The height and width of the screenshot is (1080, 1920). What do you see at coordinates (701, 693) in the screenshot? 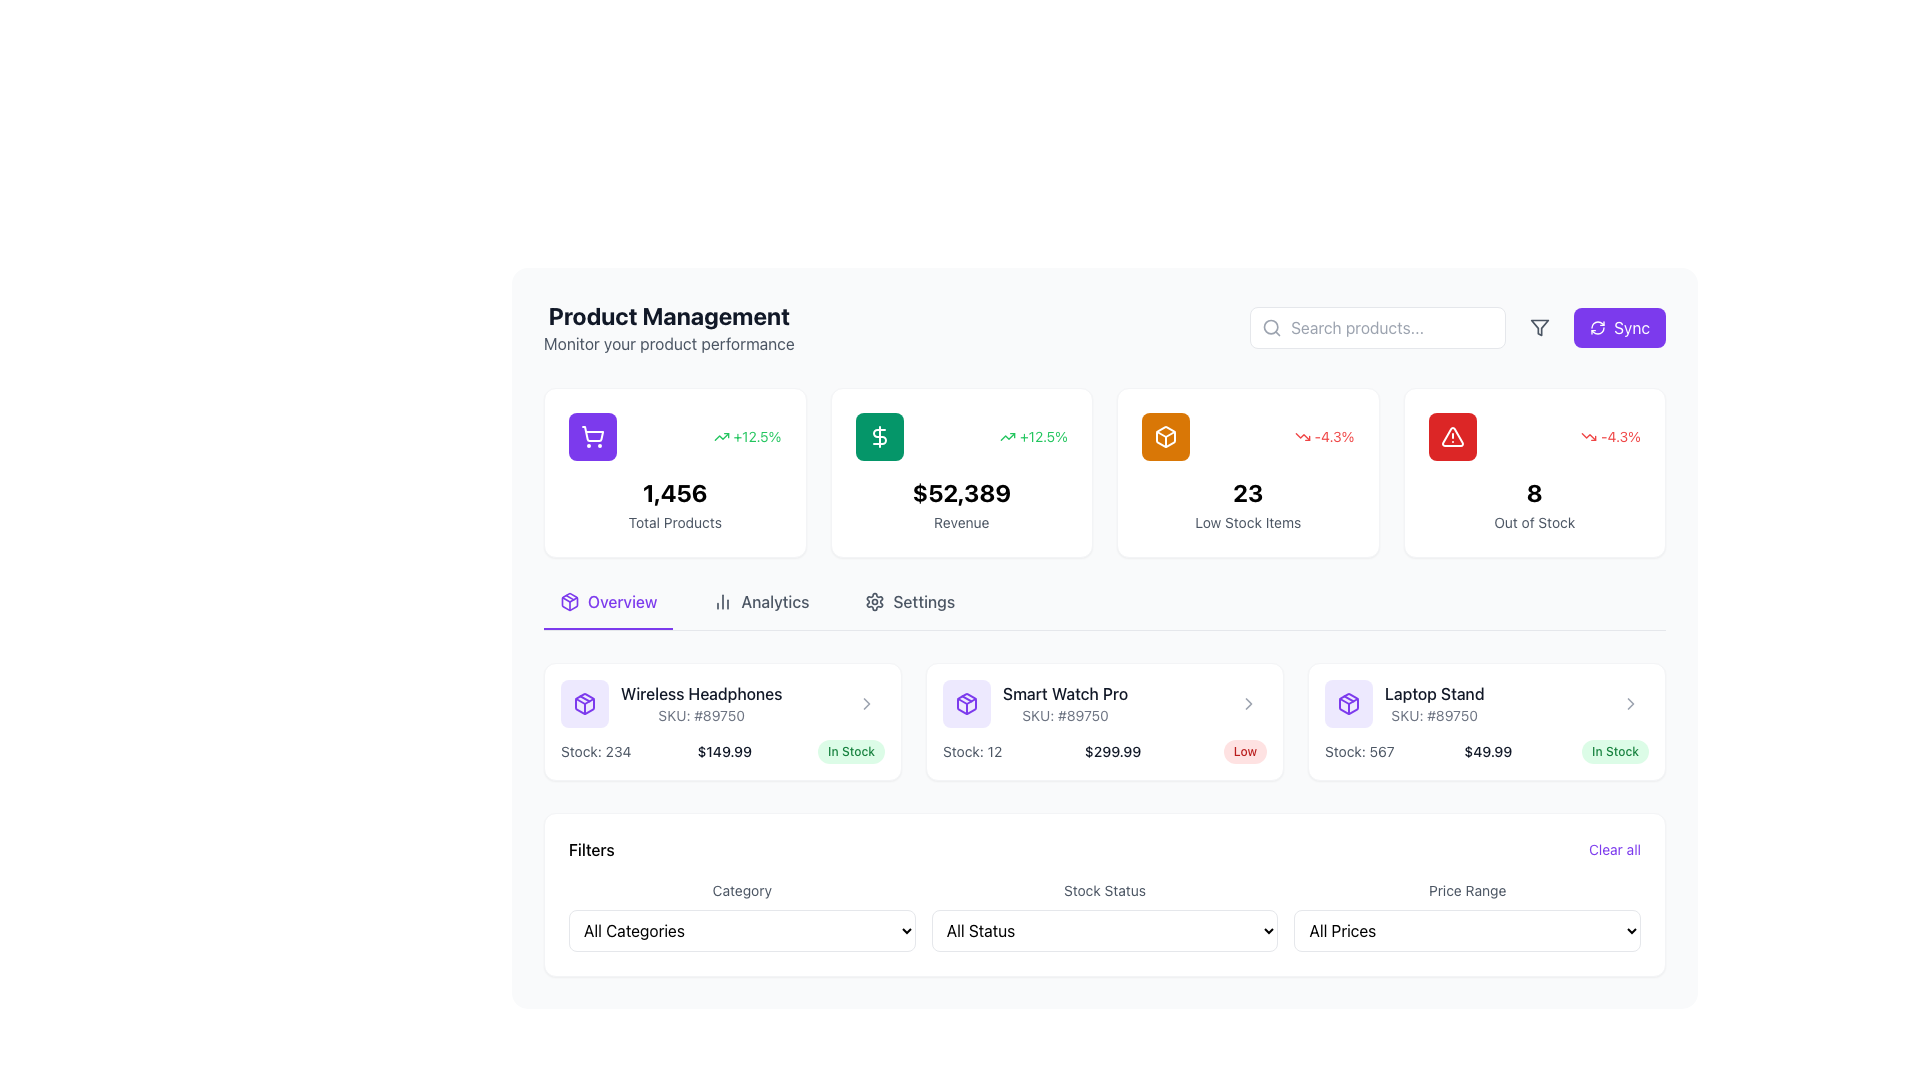
I see `the text label 'Wireless Headphones'` at bounding box center [701, 693].